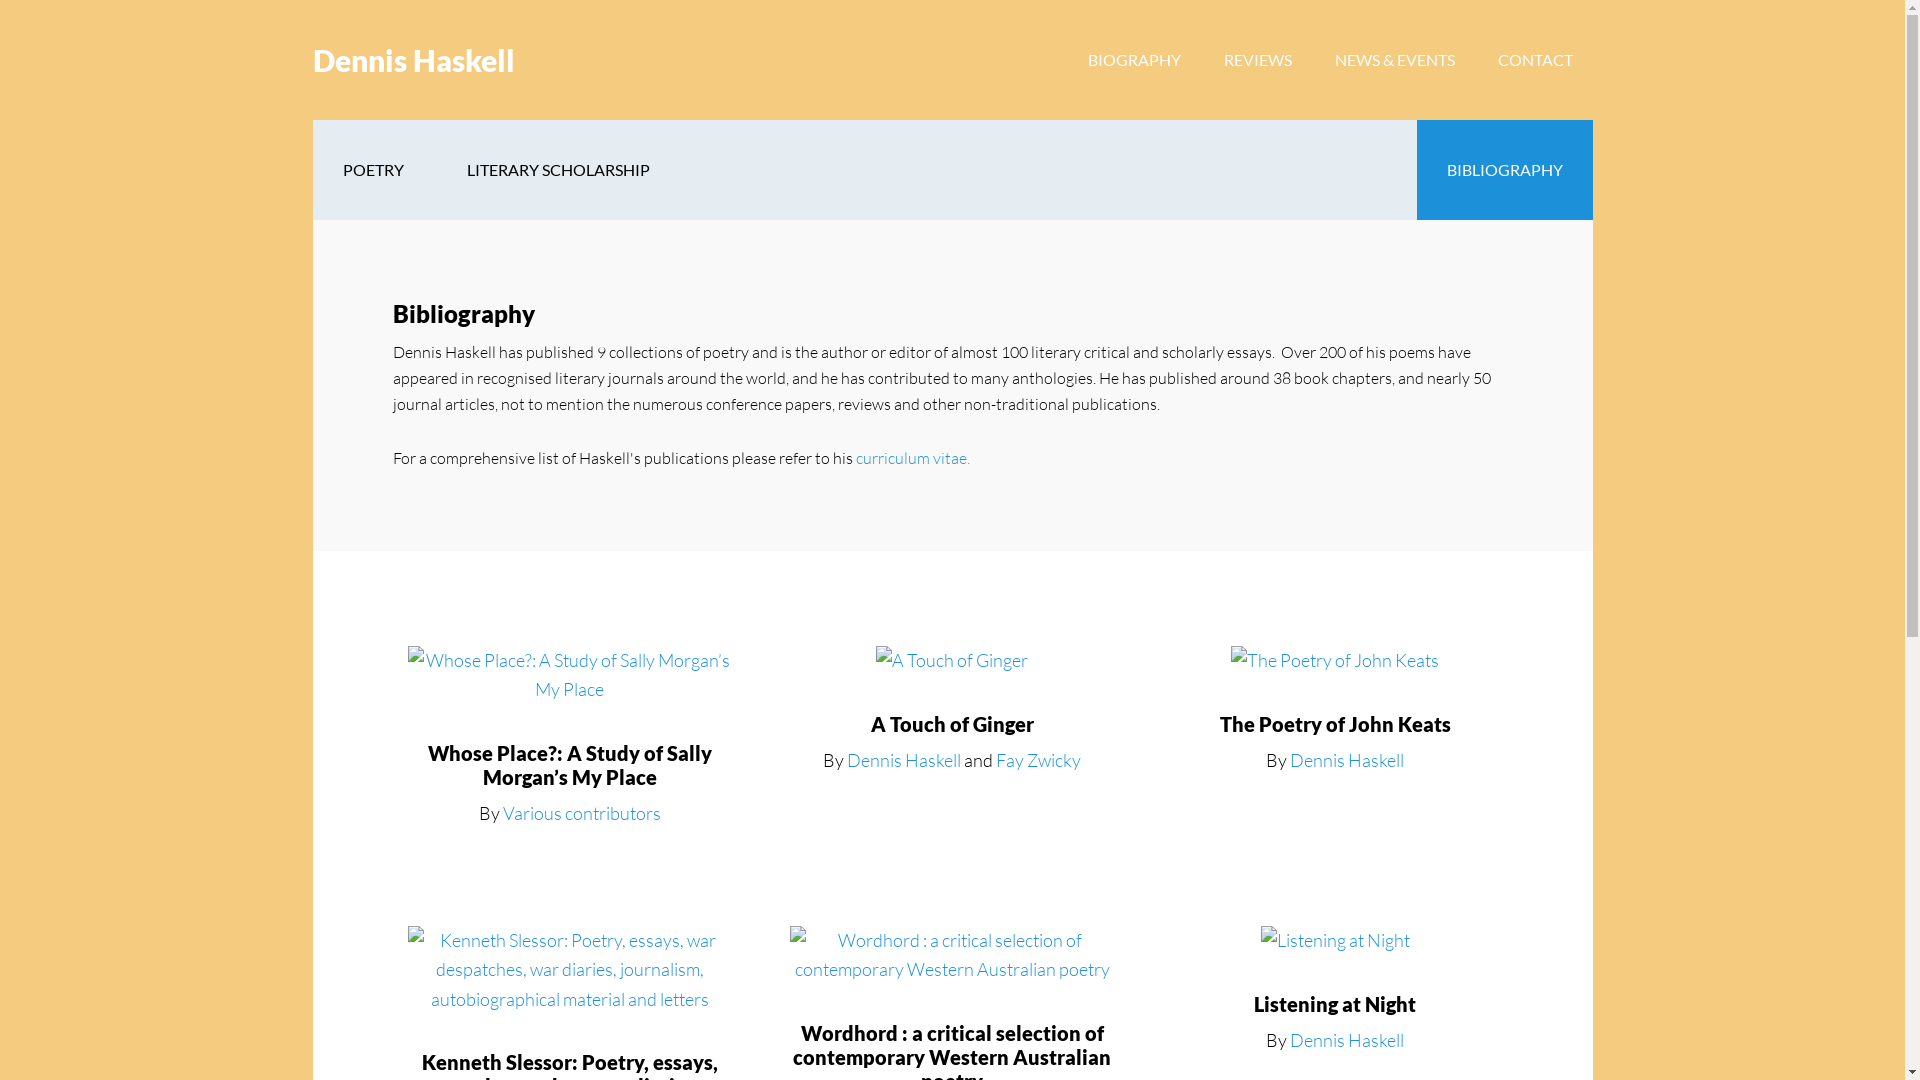 The image size is (1920, 1080). I want to click on 'REVIEWS', so click(1256, 59).